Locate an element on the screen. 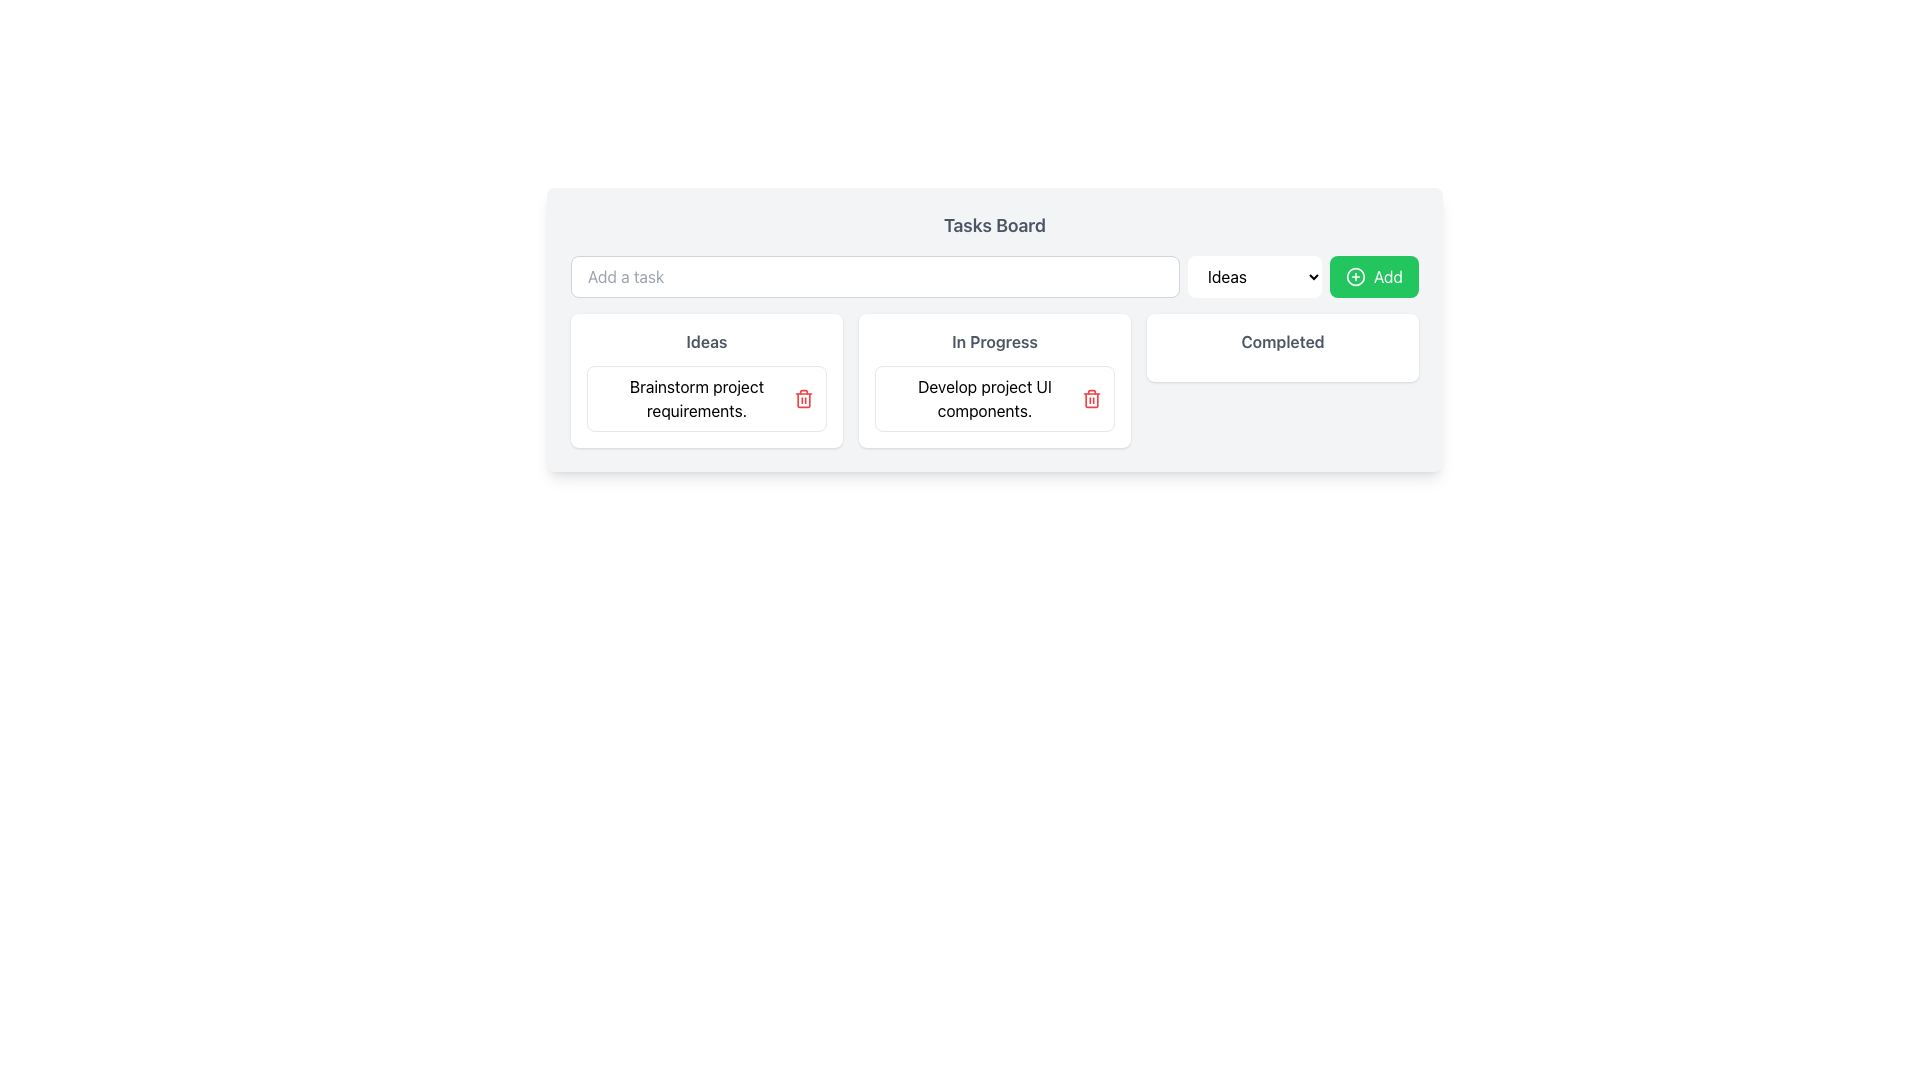 This screenshot has width=1920, height=1080. the task card in the 'Ideas' category on the task board is located at coordinates (696, 398).